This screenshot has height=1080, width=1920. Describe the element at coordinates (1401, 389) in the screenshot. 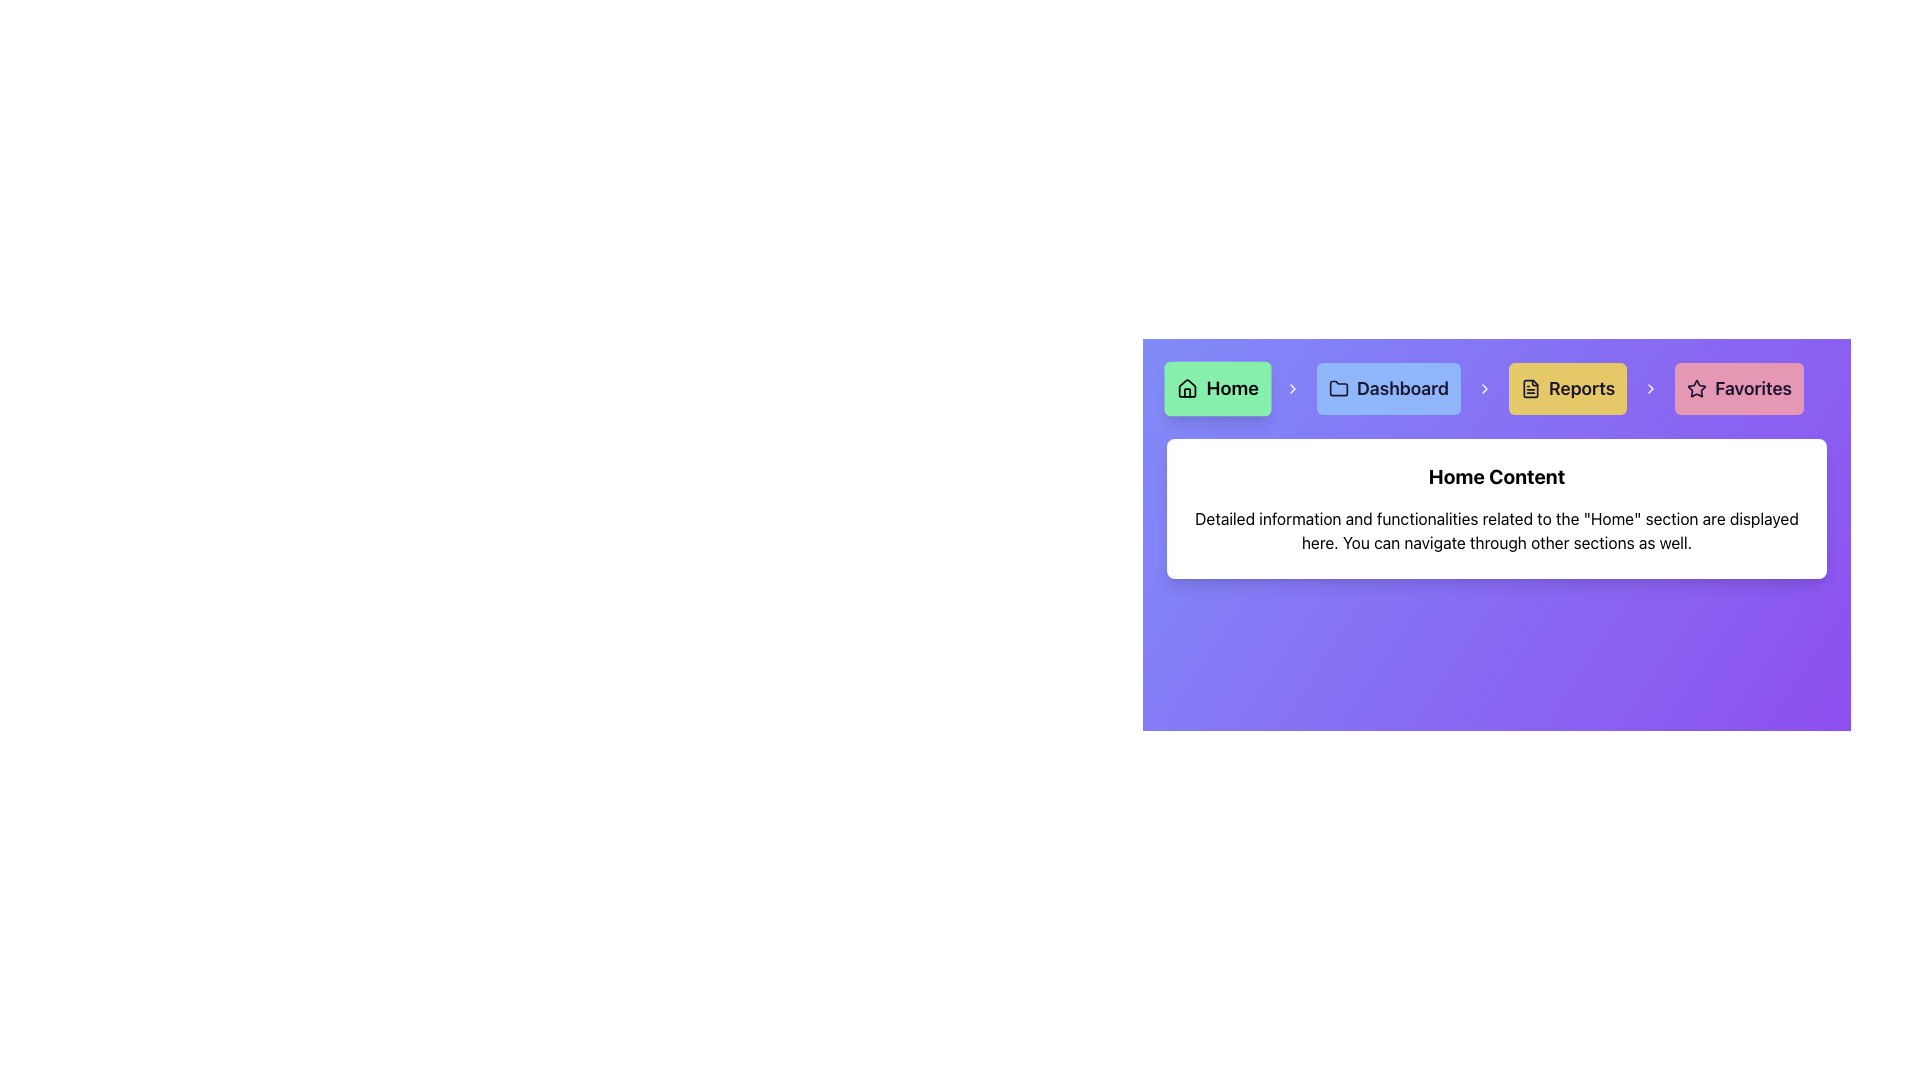

I see `the 'Dashboard' text label in the navigation bar, which is styled in a bold serif font in dark color on a light blue background, positioned between the 'Home' label and 'Reports' option` at that location.